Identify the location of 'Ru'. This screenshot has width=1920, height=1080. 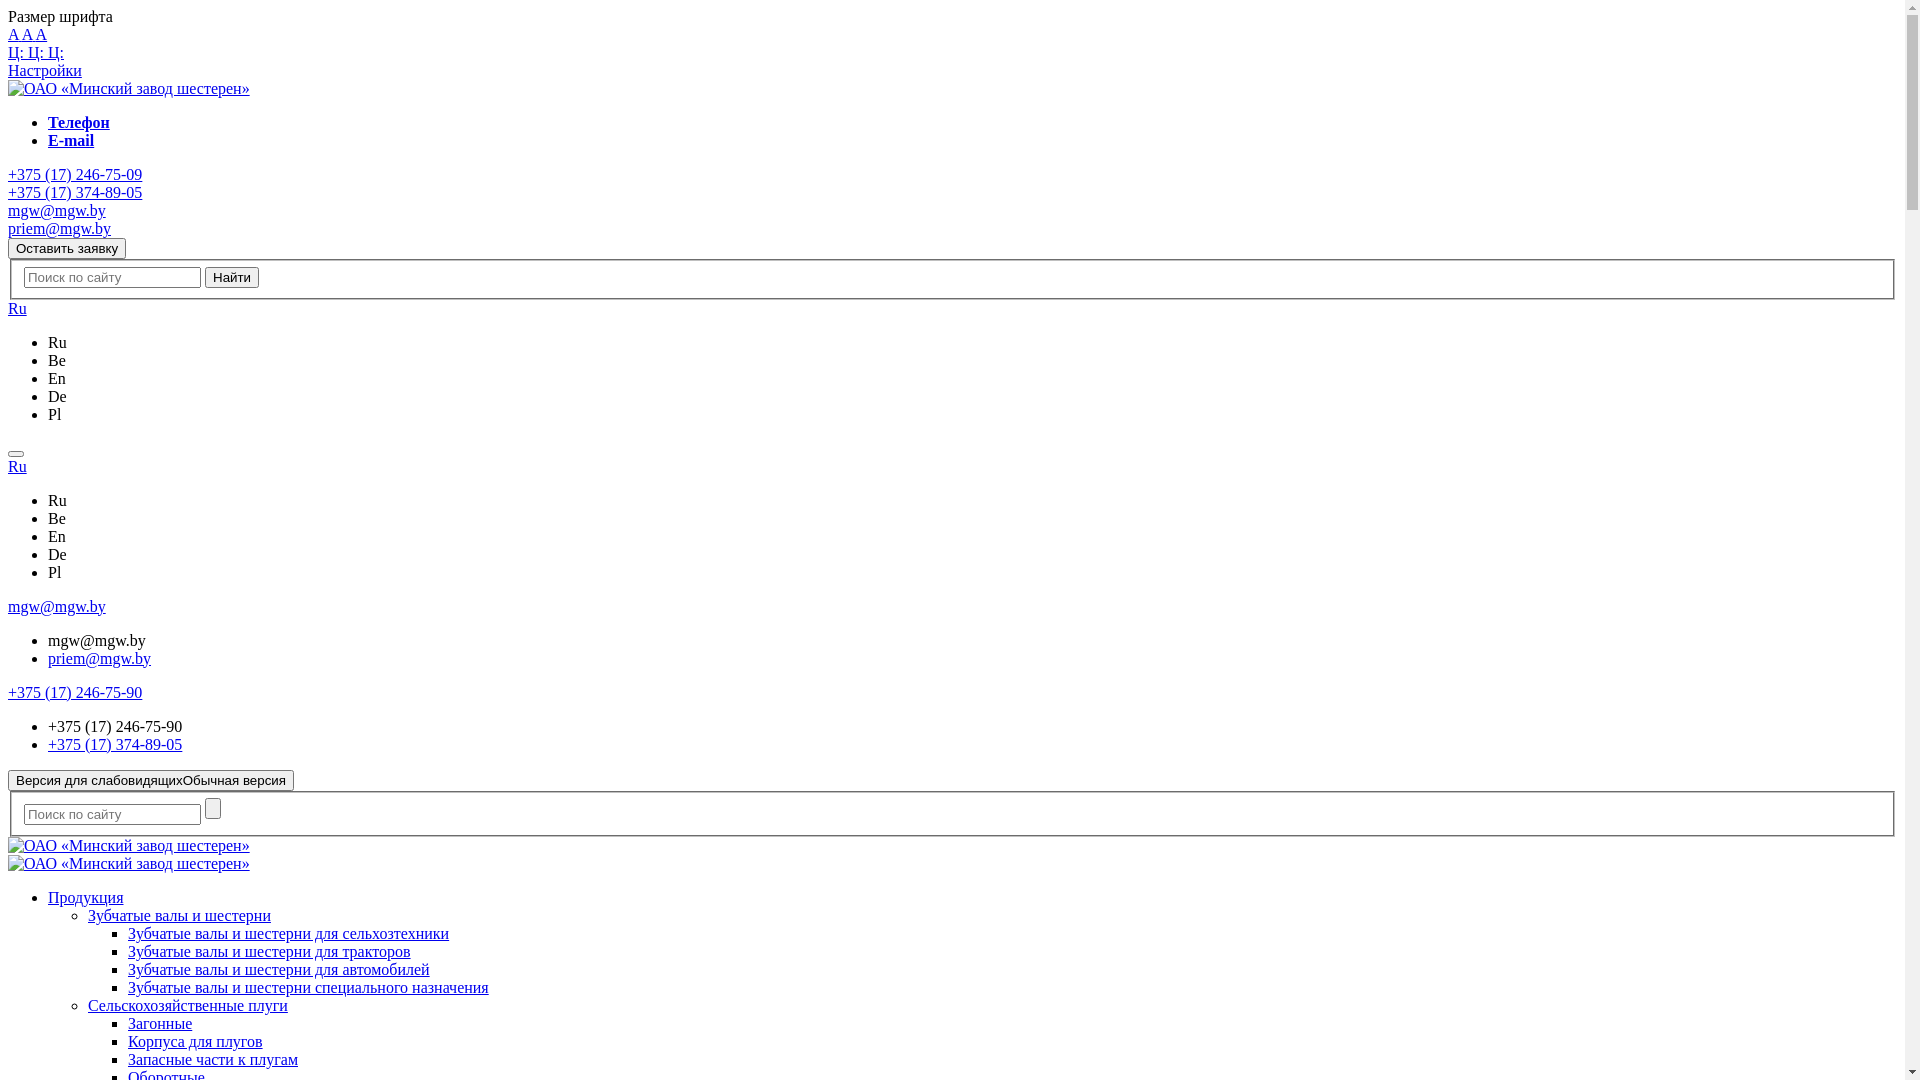
(17, 466).